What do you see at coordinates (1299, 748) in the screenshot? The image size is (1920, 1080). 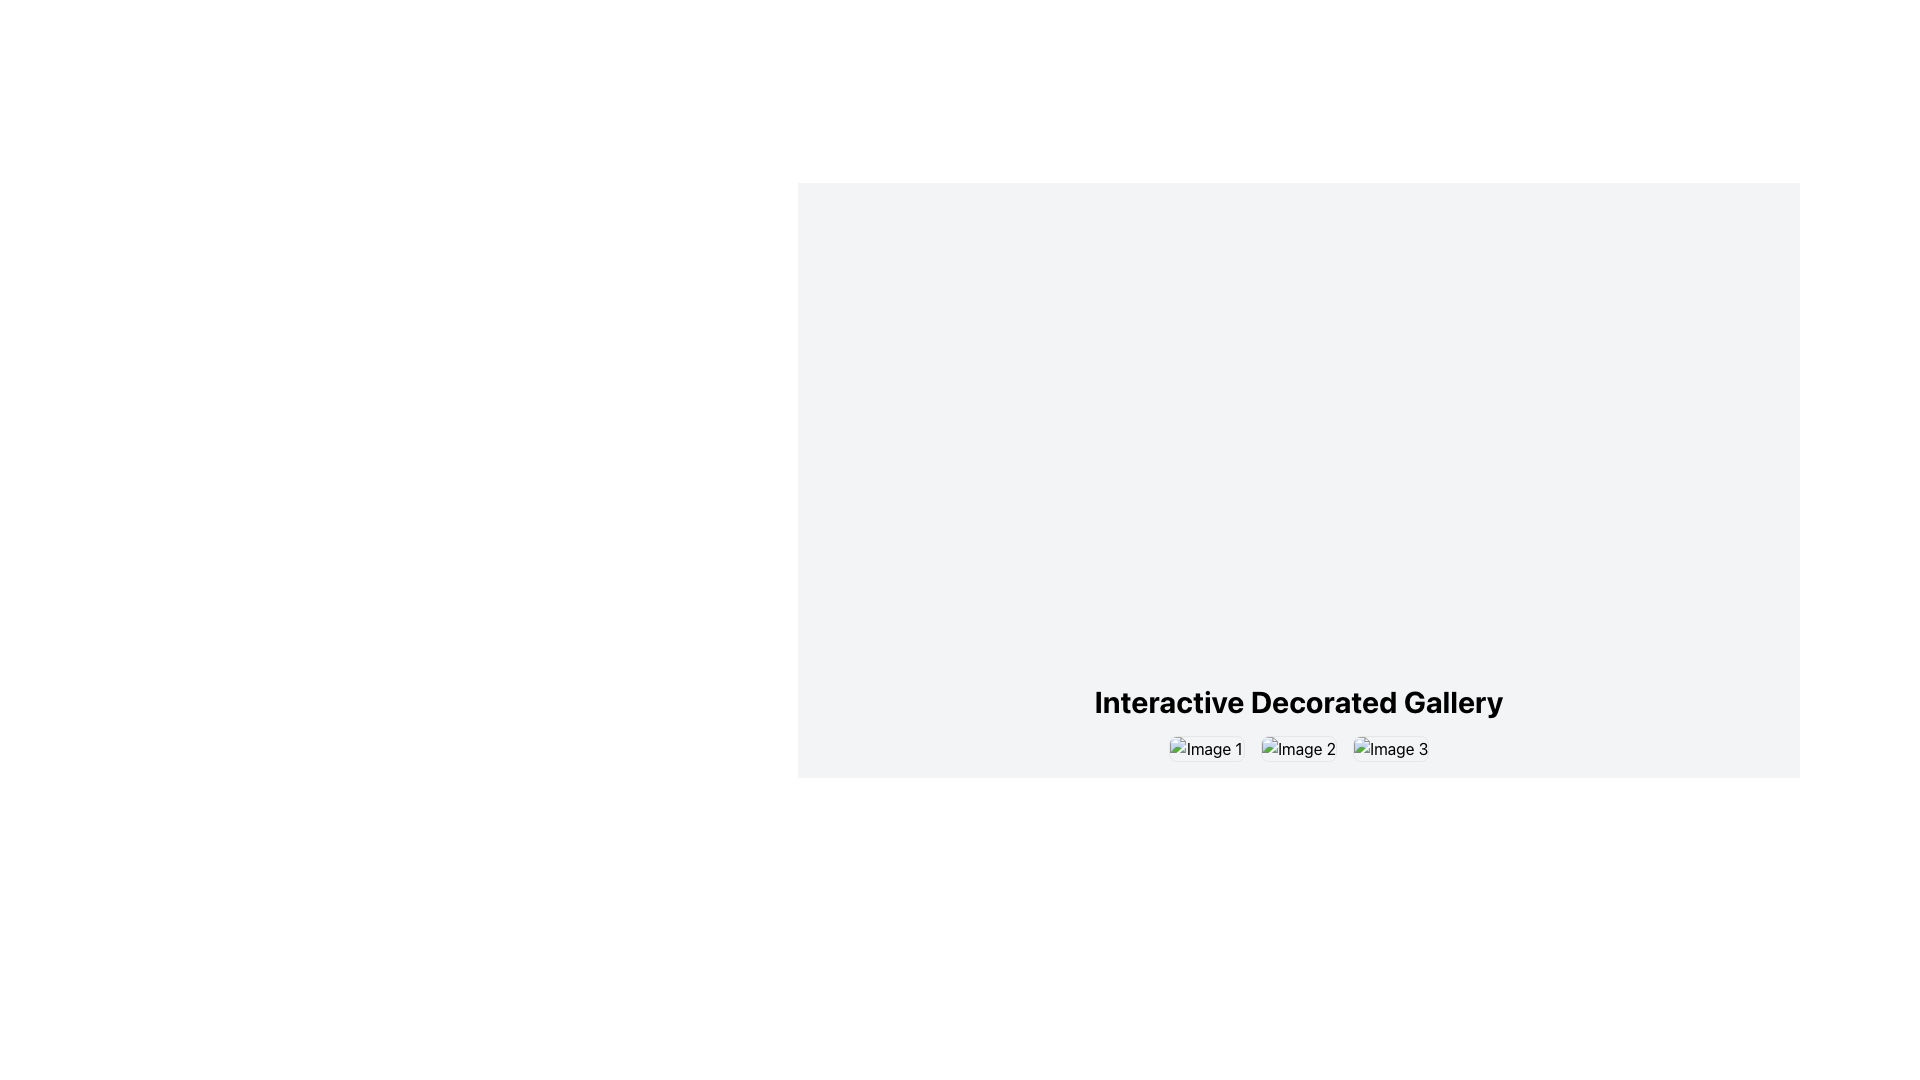 I see `the Gallery Thumbnail labeled 'Image 2'` at bounding box center [1299, 748].